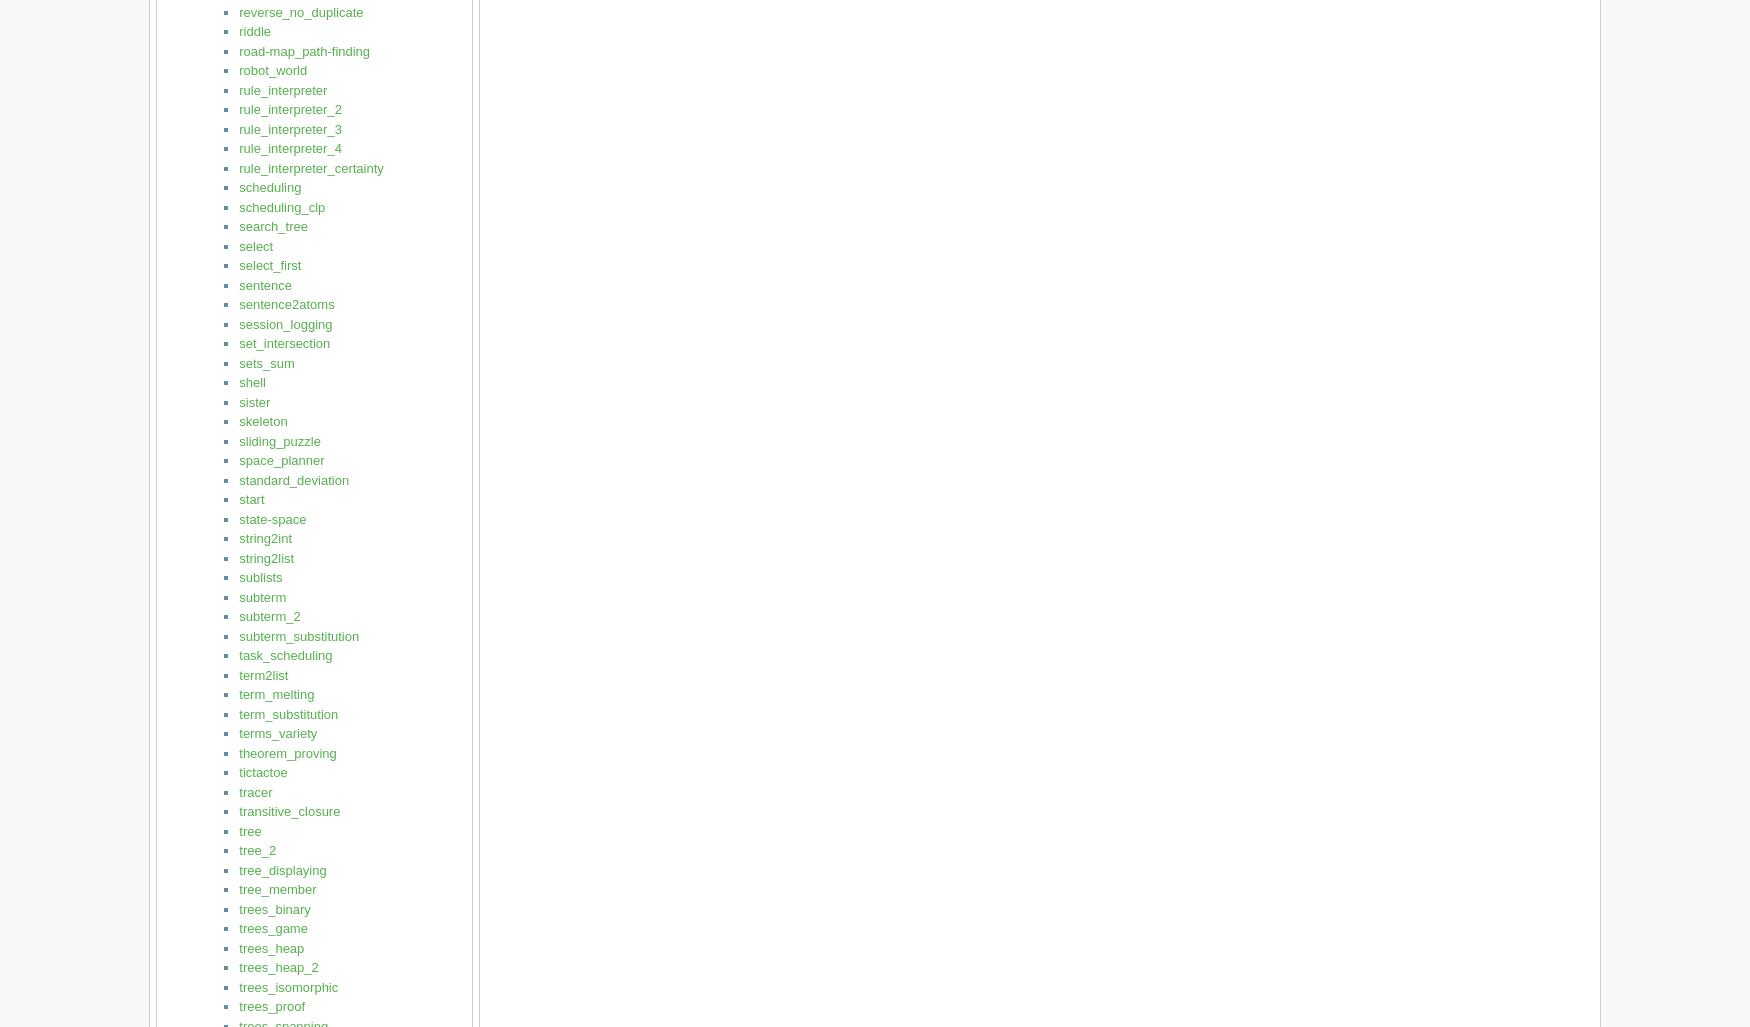 Image resolution: width=1750 pixels, height=1027 pixels. What do you see at coordinates (277, 733) in the screenshot?
I see `'terms_variety'` at bounding box center [277, 733].